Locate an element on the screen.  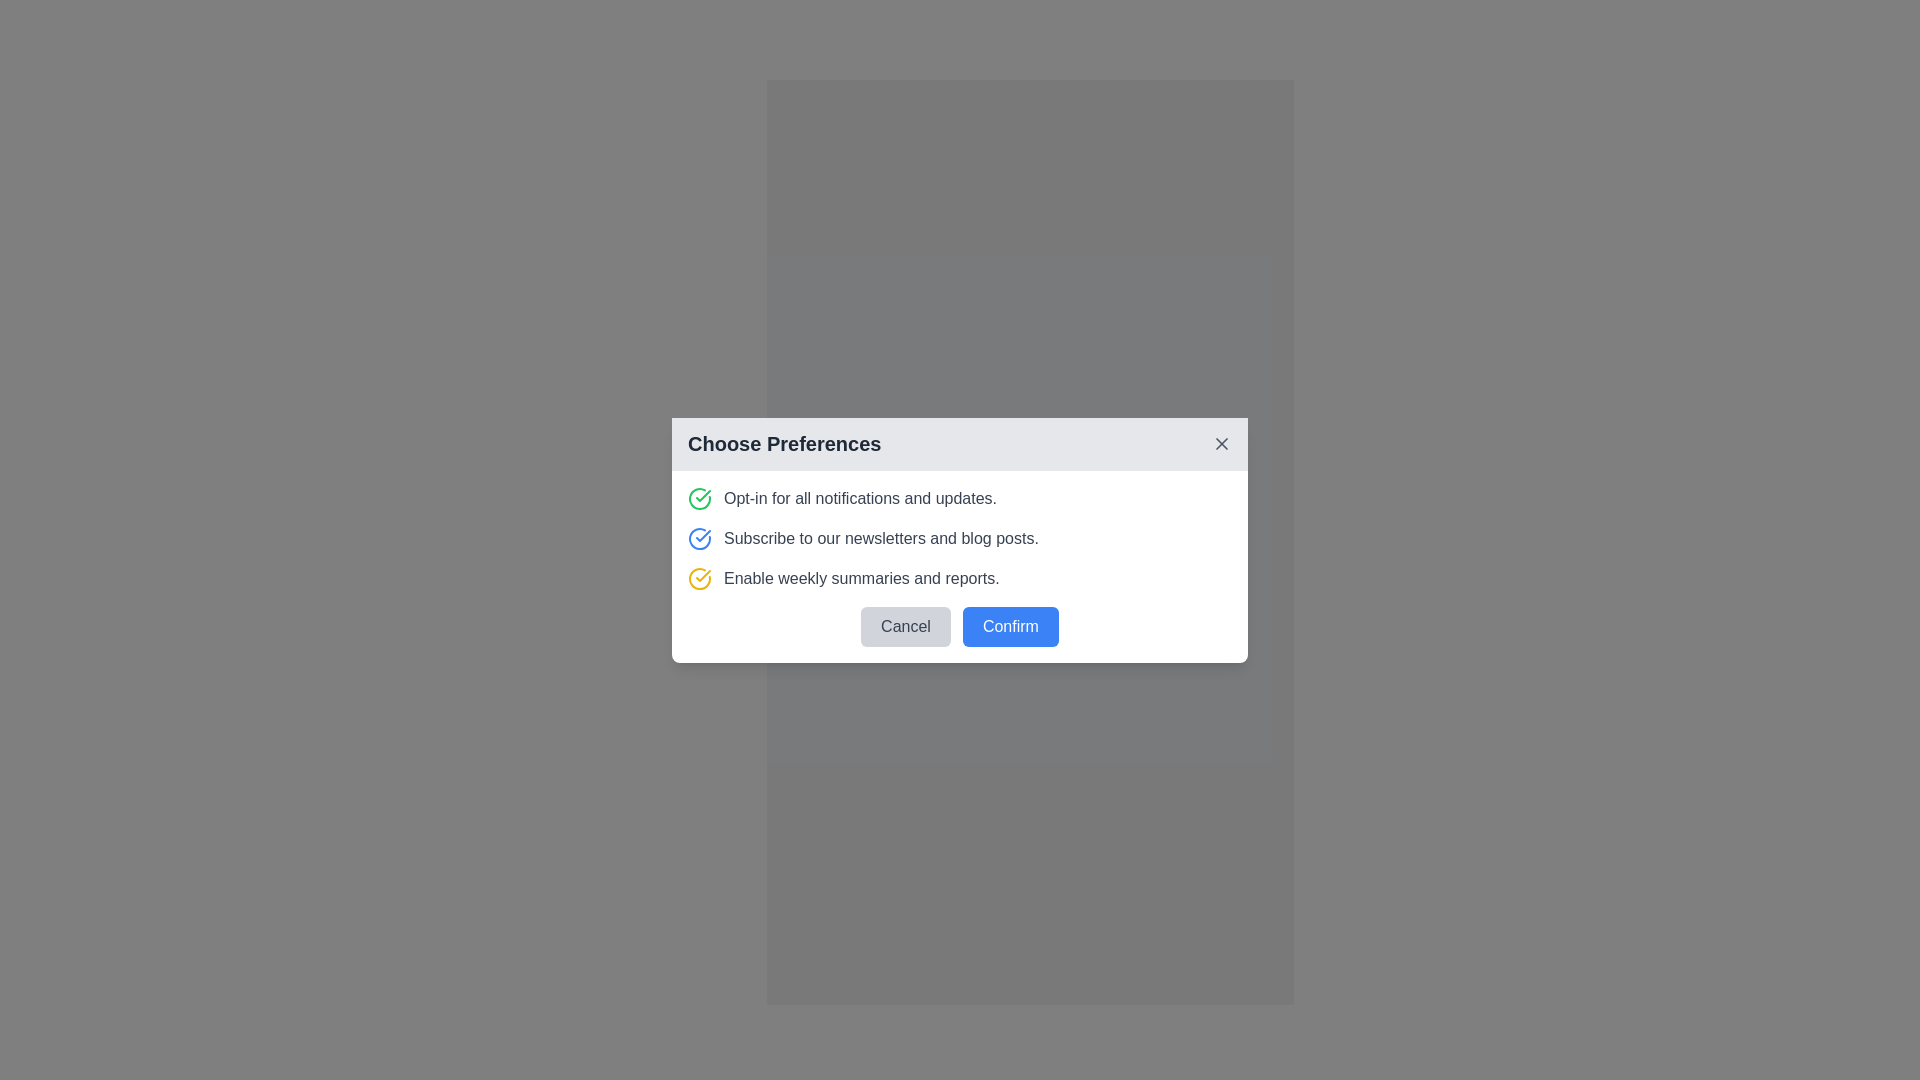
the text label that says 'Enable weekly summaries and reports.', which is the third option in a vertical list within the preferences selection dialog is located at coordinates (861, 578).